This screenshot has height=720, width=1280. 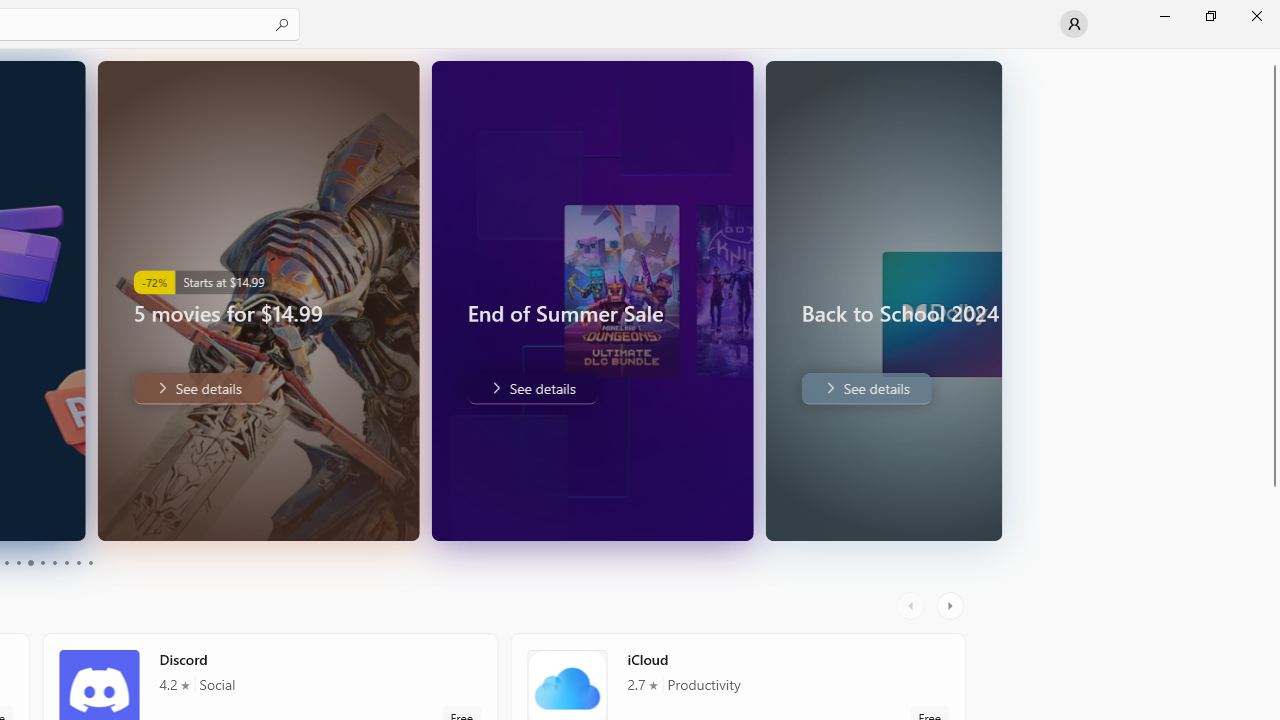 I want to click on 'AutomationID: RightScrollButton', so click(x=951, y=605).